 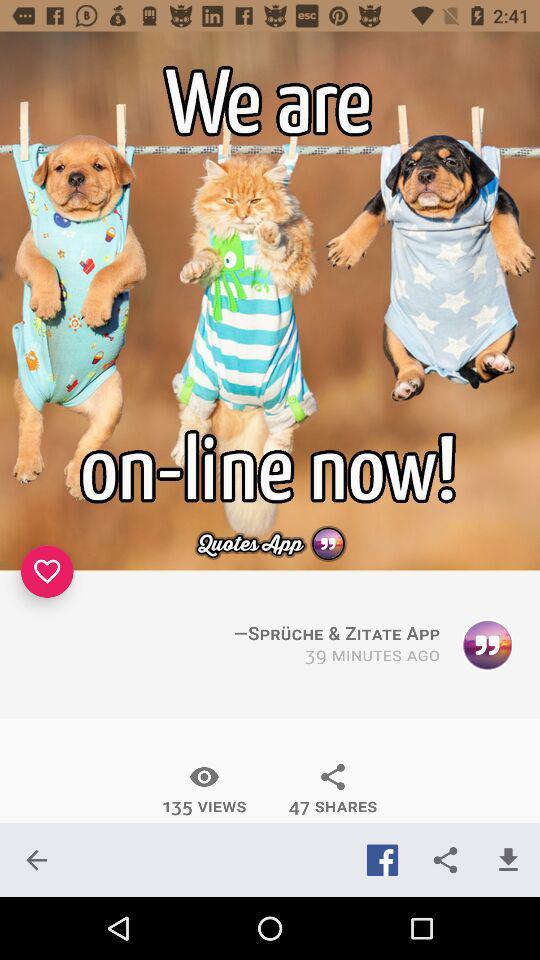 I want to click on 135 views, so click(x=203, y=789).